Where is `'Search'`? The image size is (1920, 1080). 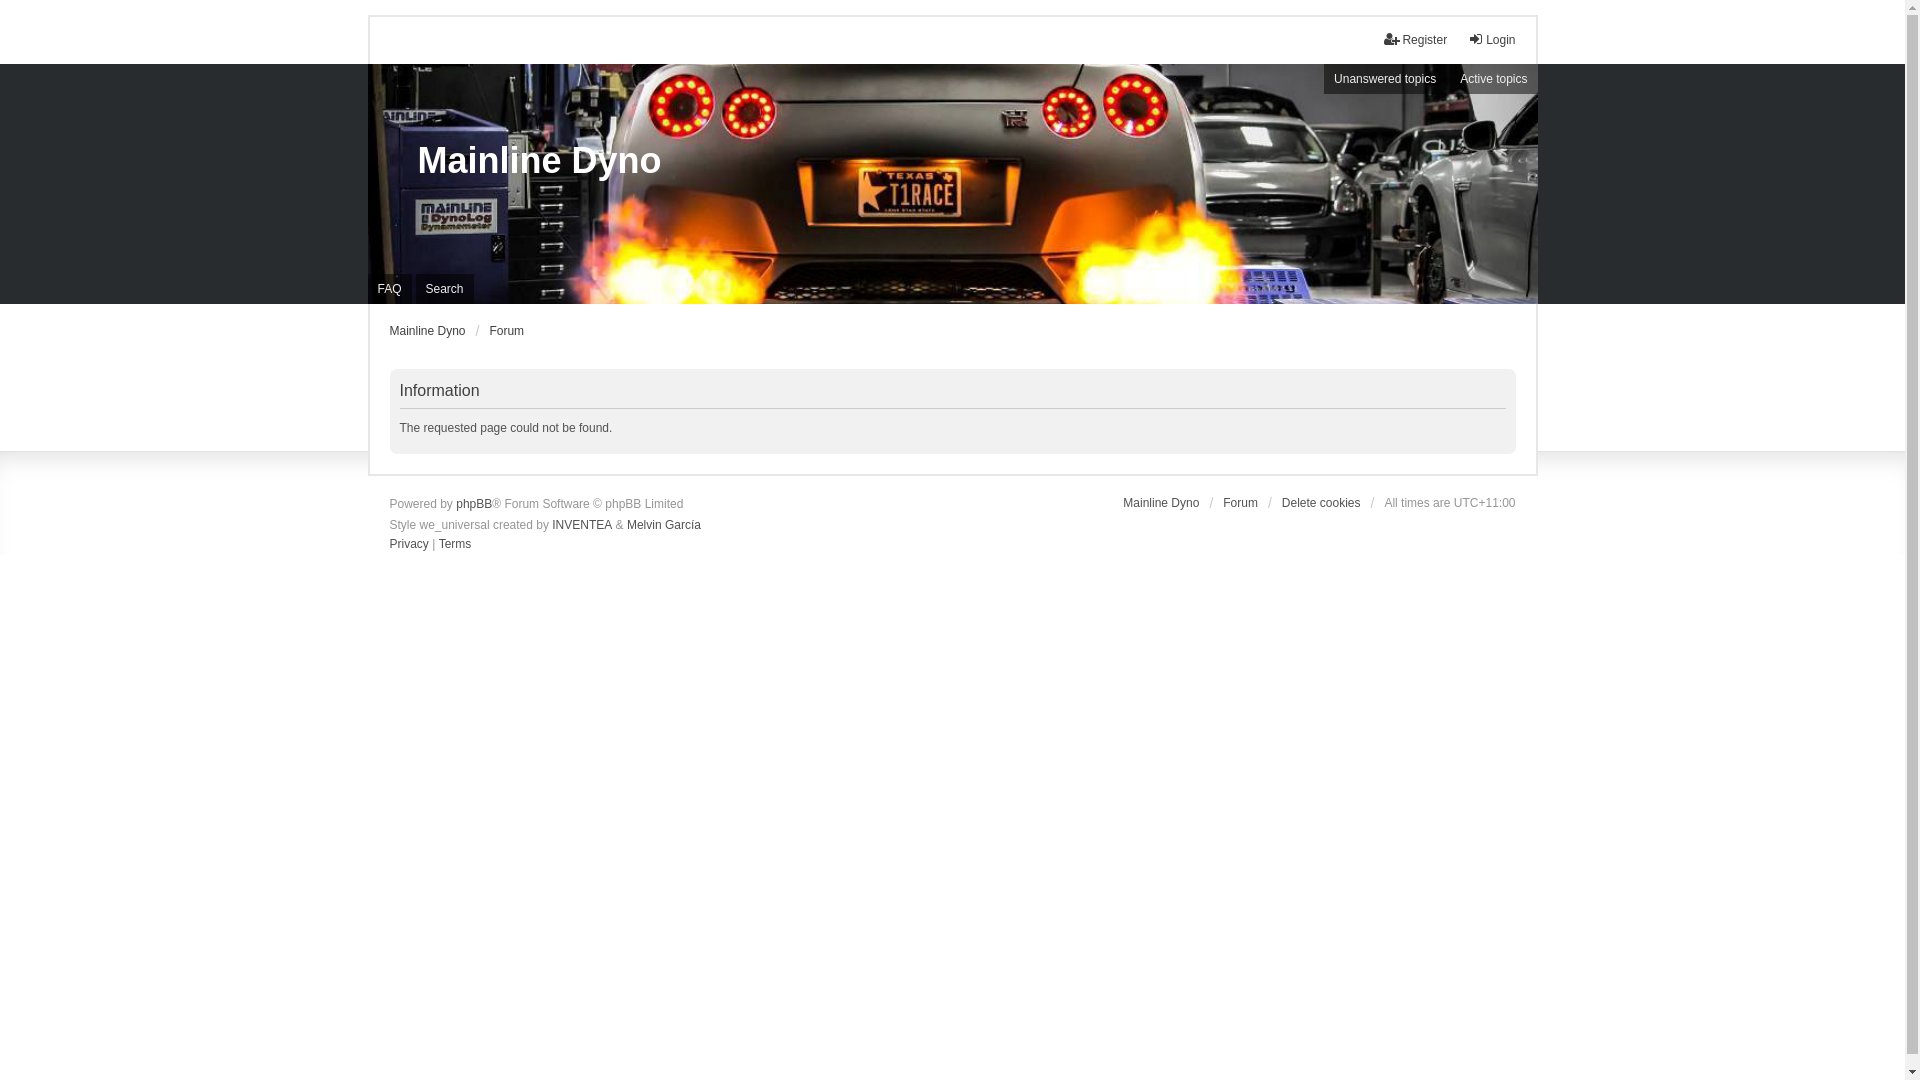
'Search' is located at coordinates (444, 289).